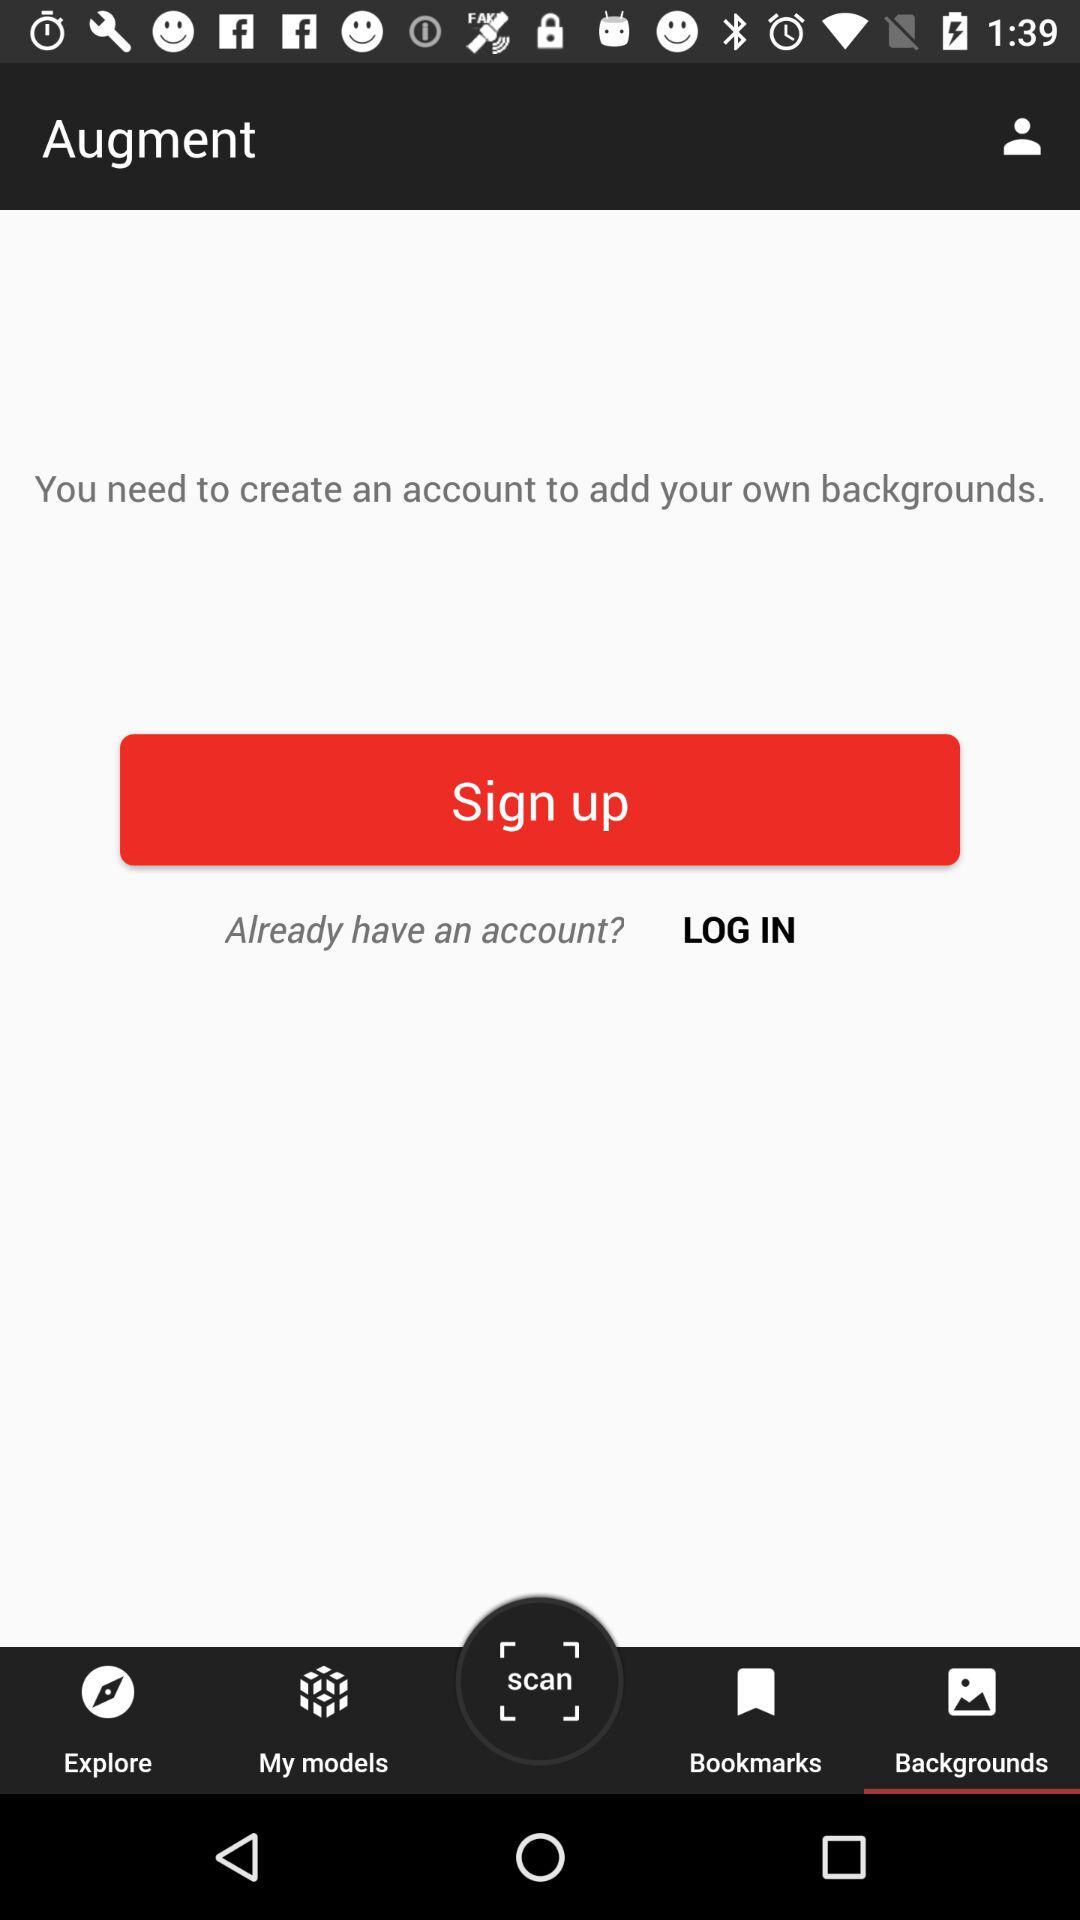 Image resolution: width=1080 pixels, height=1920 pixels. Describe the element at coordinates (540, 798) in the screenshot. I see `the sign up item` at that location.